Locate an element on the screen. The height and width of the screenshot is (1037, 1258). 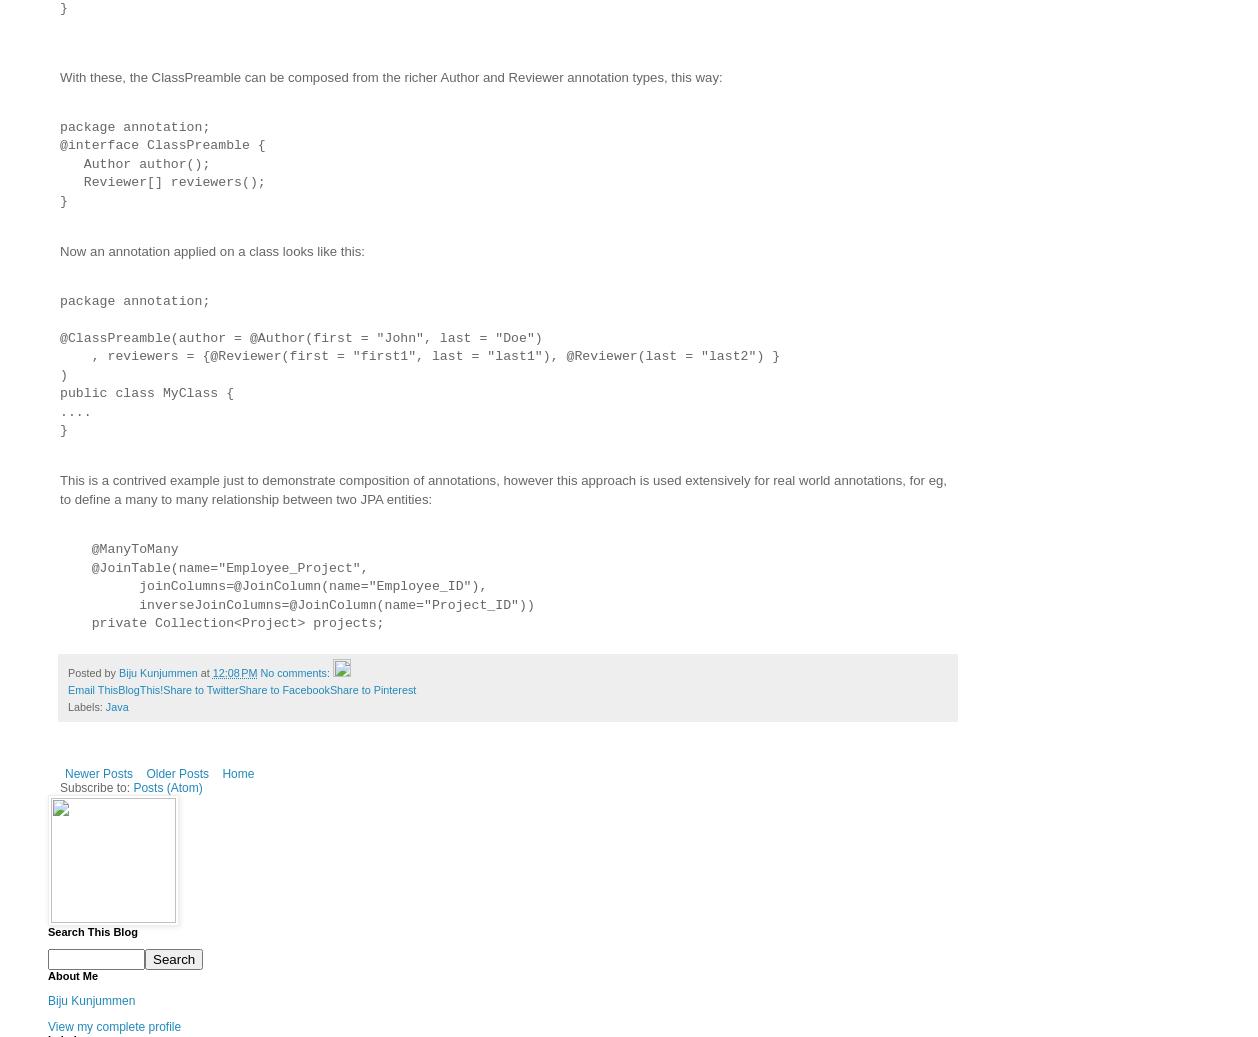
'Posts (Atom)' is located at coordinates (167, 788).